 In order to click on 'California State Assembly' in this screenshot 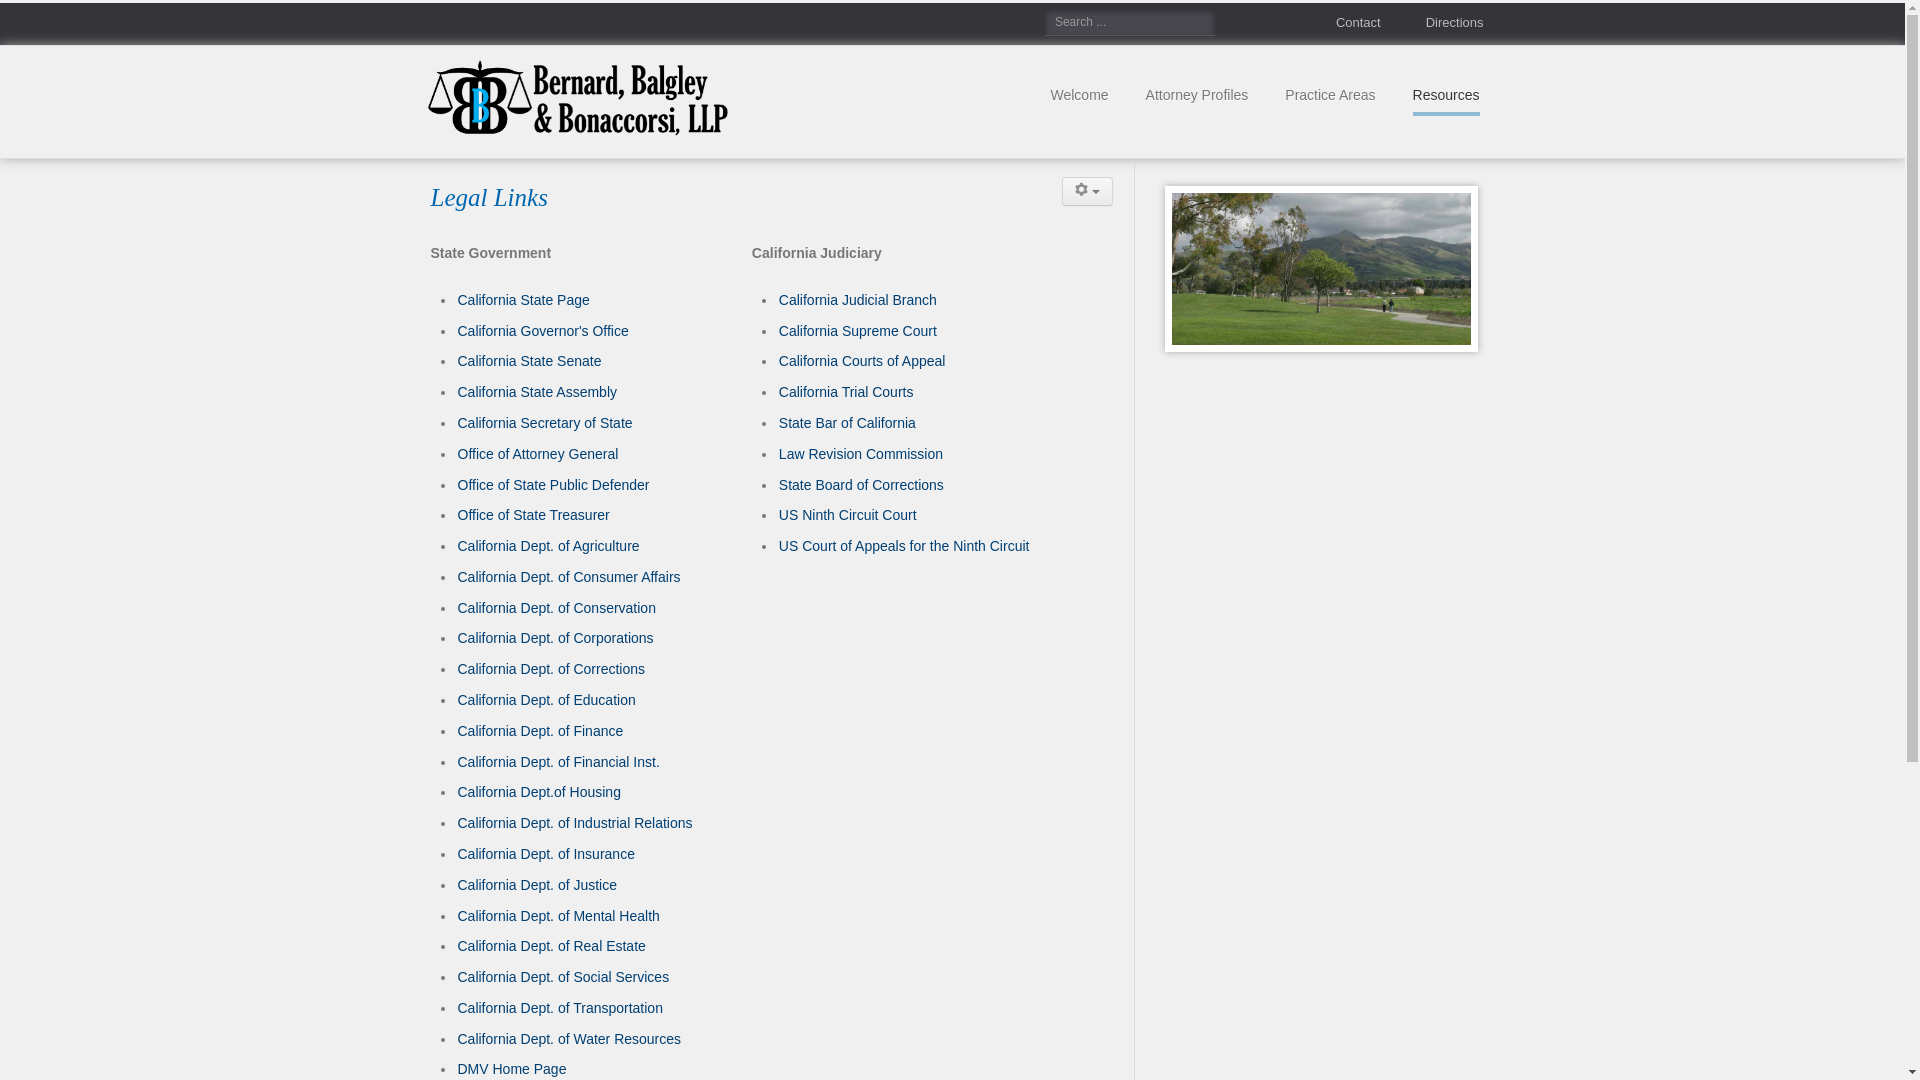, I will do `click(456, 392)`.